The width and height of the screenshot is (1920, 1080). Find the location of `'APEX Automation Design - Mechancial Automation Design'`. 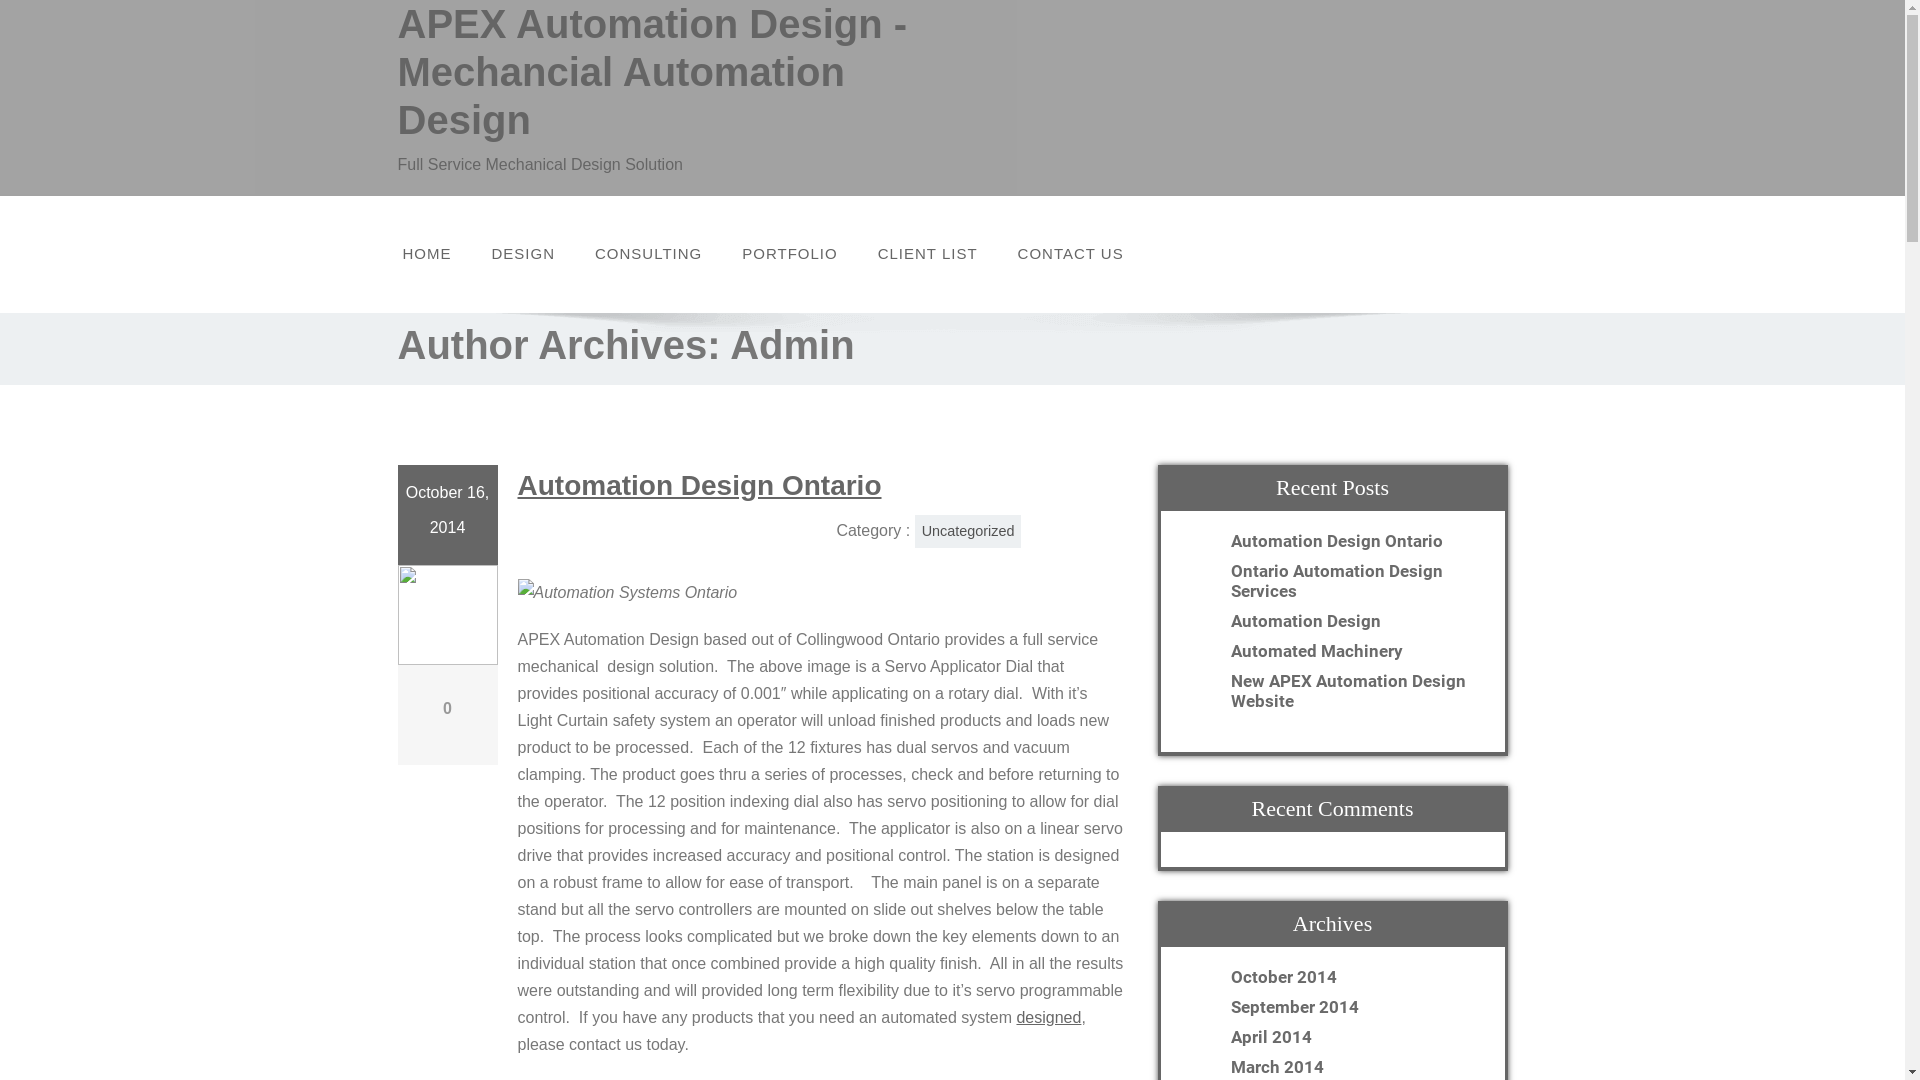

'APEX Automation Design - Mechancial Automation Design' is located at coordinates (667, 71).